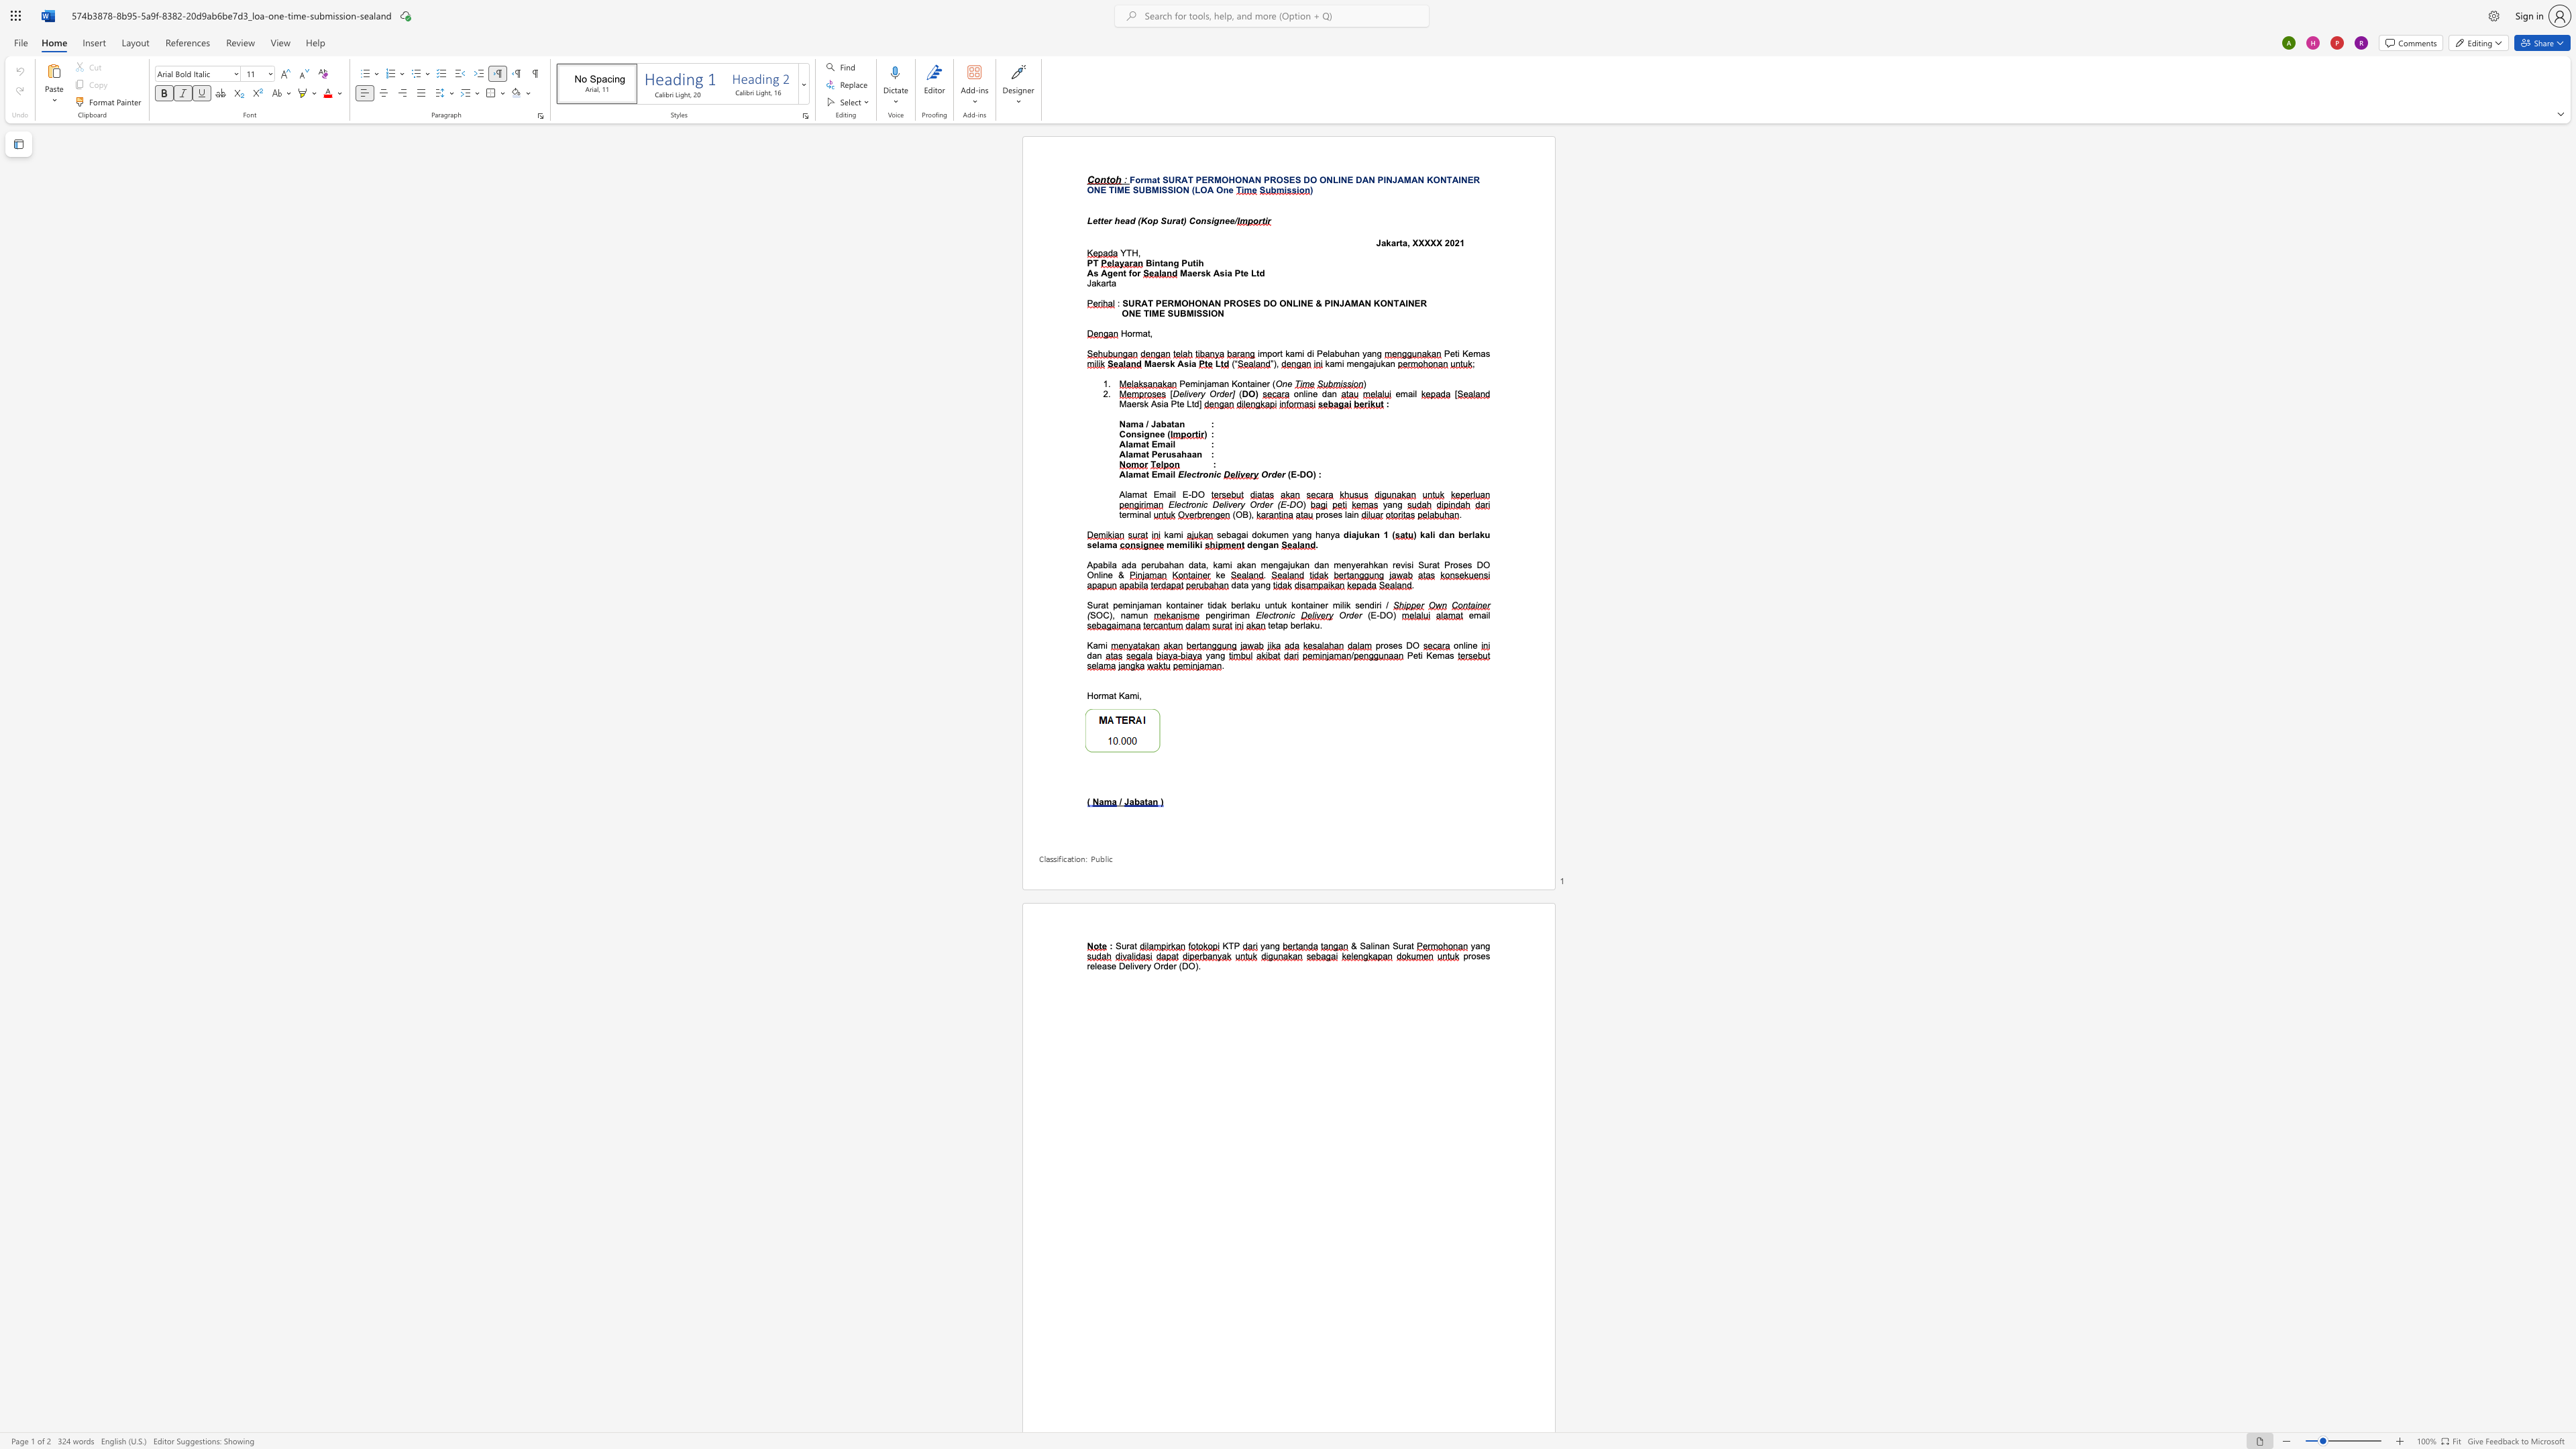  What do you see at coordinates (1407, 655) in the screenshot?
I see `the subset text "Pe" within the text "Peti Kemas"` at bounding box center [1407, 655].